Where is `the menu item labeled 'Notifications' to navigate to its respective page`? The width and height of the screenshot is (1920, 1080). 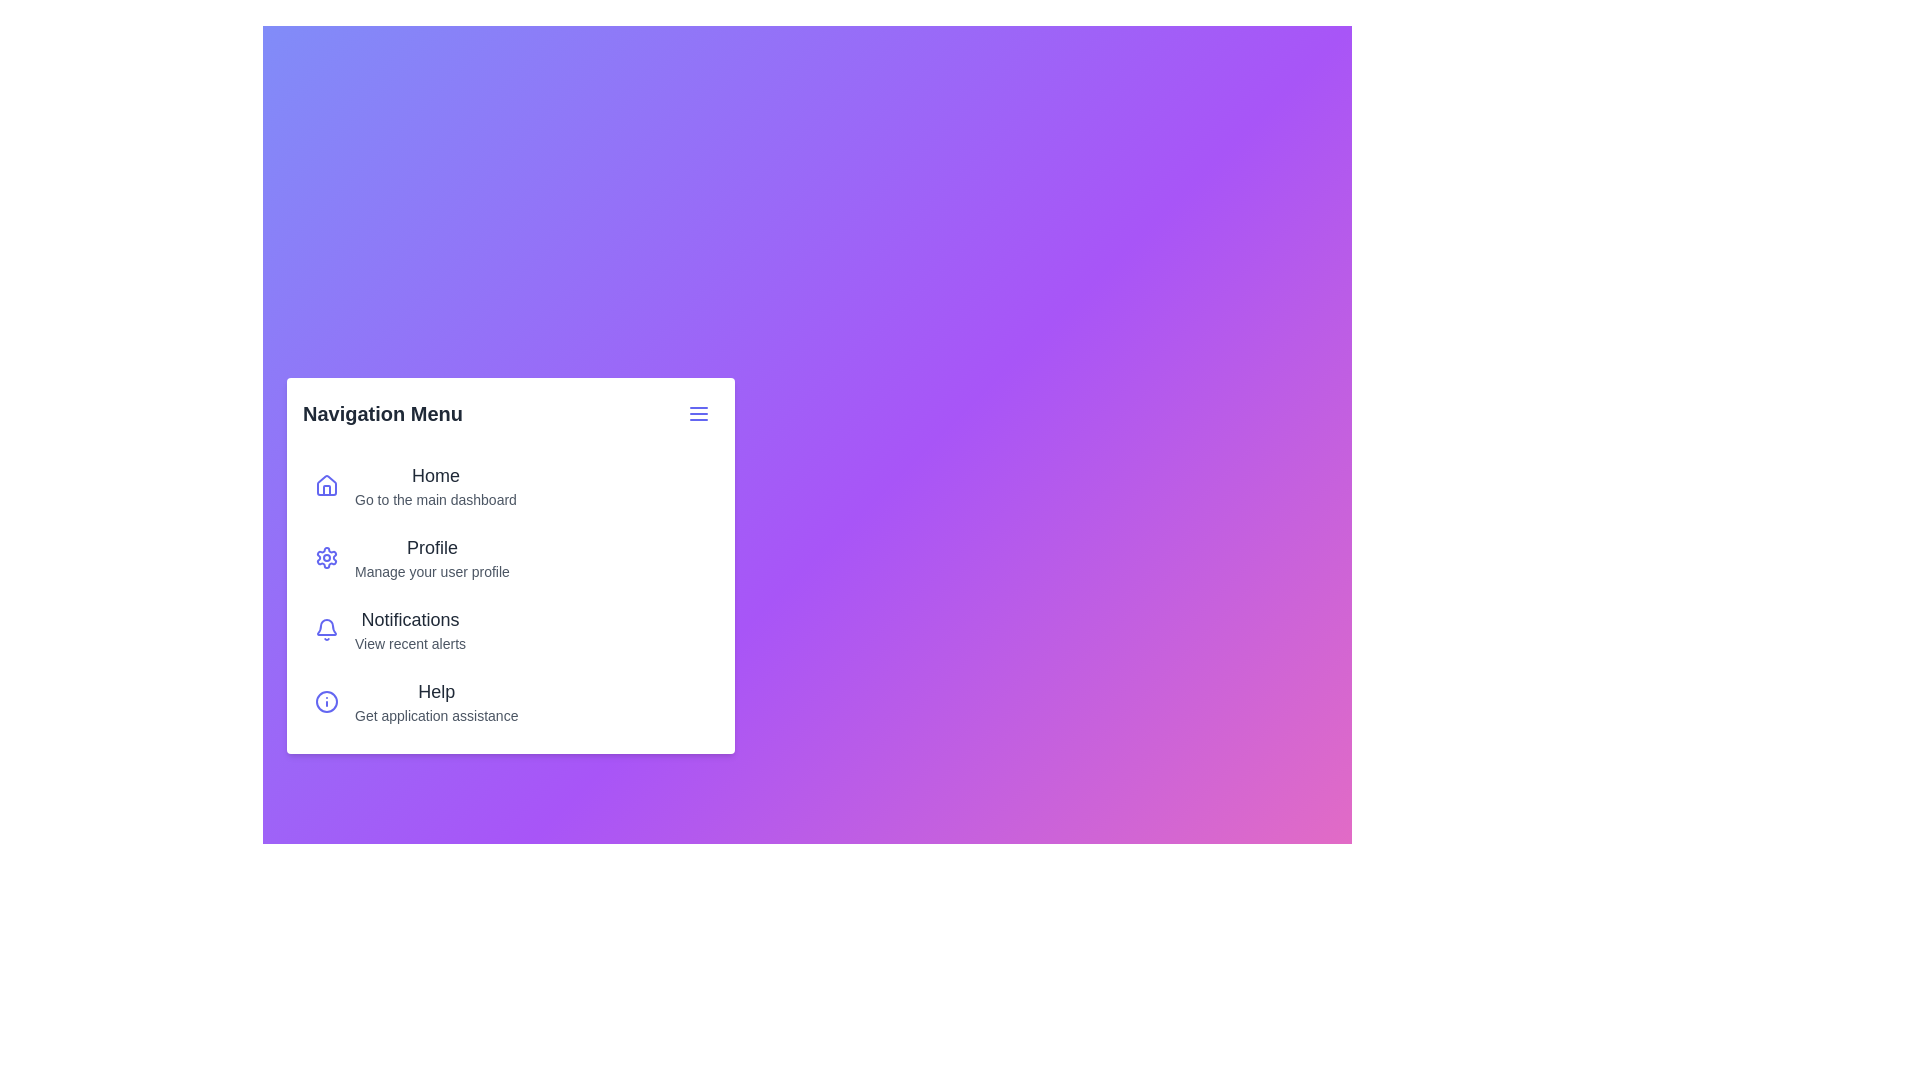 the menu item labeled 'Notifications' to navigate to its respective page is located at coordinates (510, 628).